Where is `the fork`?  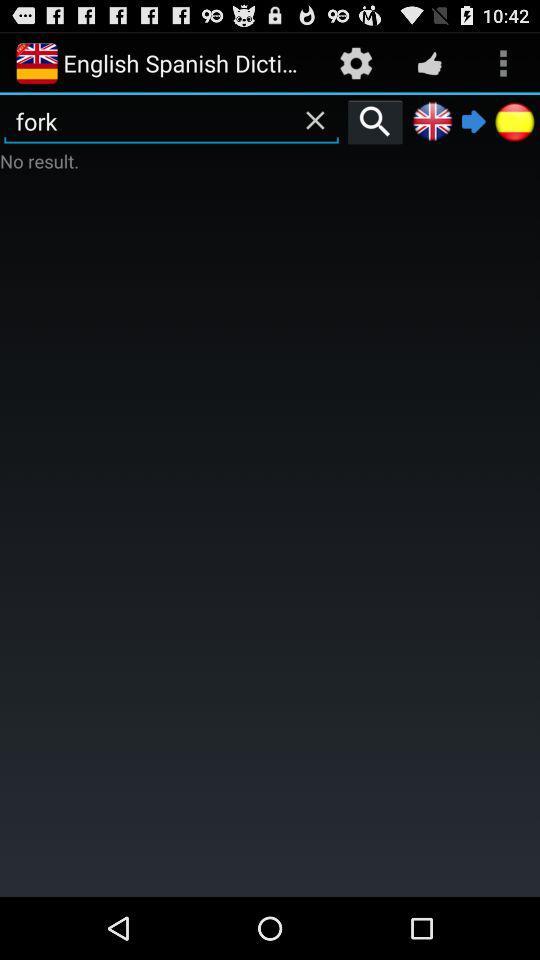
the fork is located at coordinates (171, 120).